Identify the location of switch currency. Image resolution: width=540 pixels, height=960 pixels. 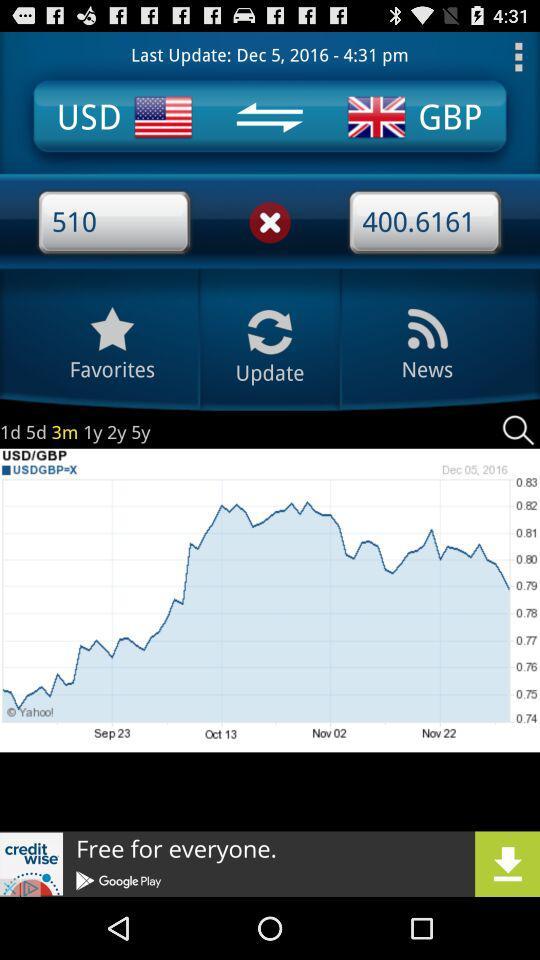
(269, 117).